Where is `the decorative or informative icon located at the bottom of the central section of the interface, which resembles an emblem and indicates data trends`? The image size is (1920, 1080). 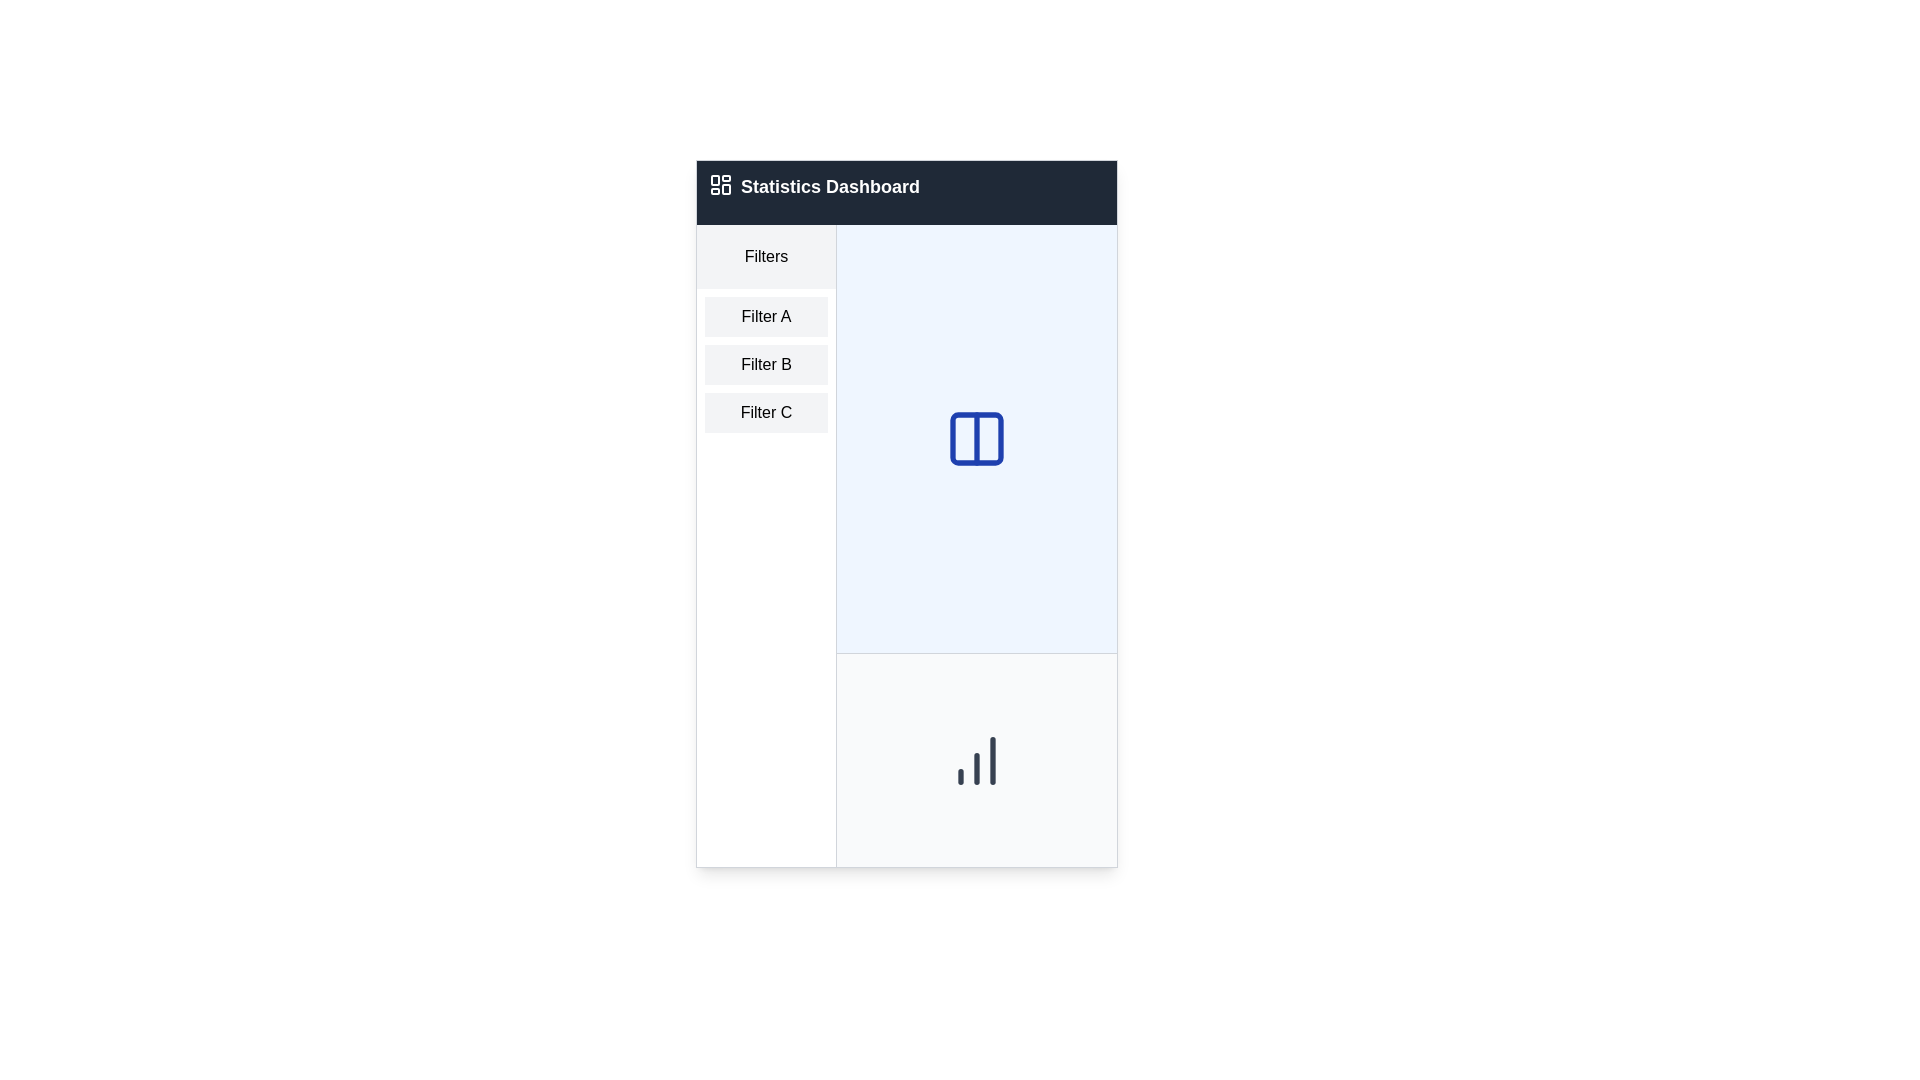 the decorative or informative icon located at the bottom of the central section of the interface, which resembles an emblem and indicates data trends is located at coordinates (976, 759).